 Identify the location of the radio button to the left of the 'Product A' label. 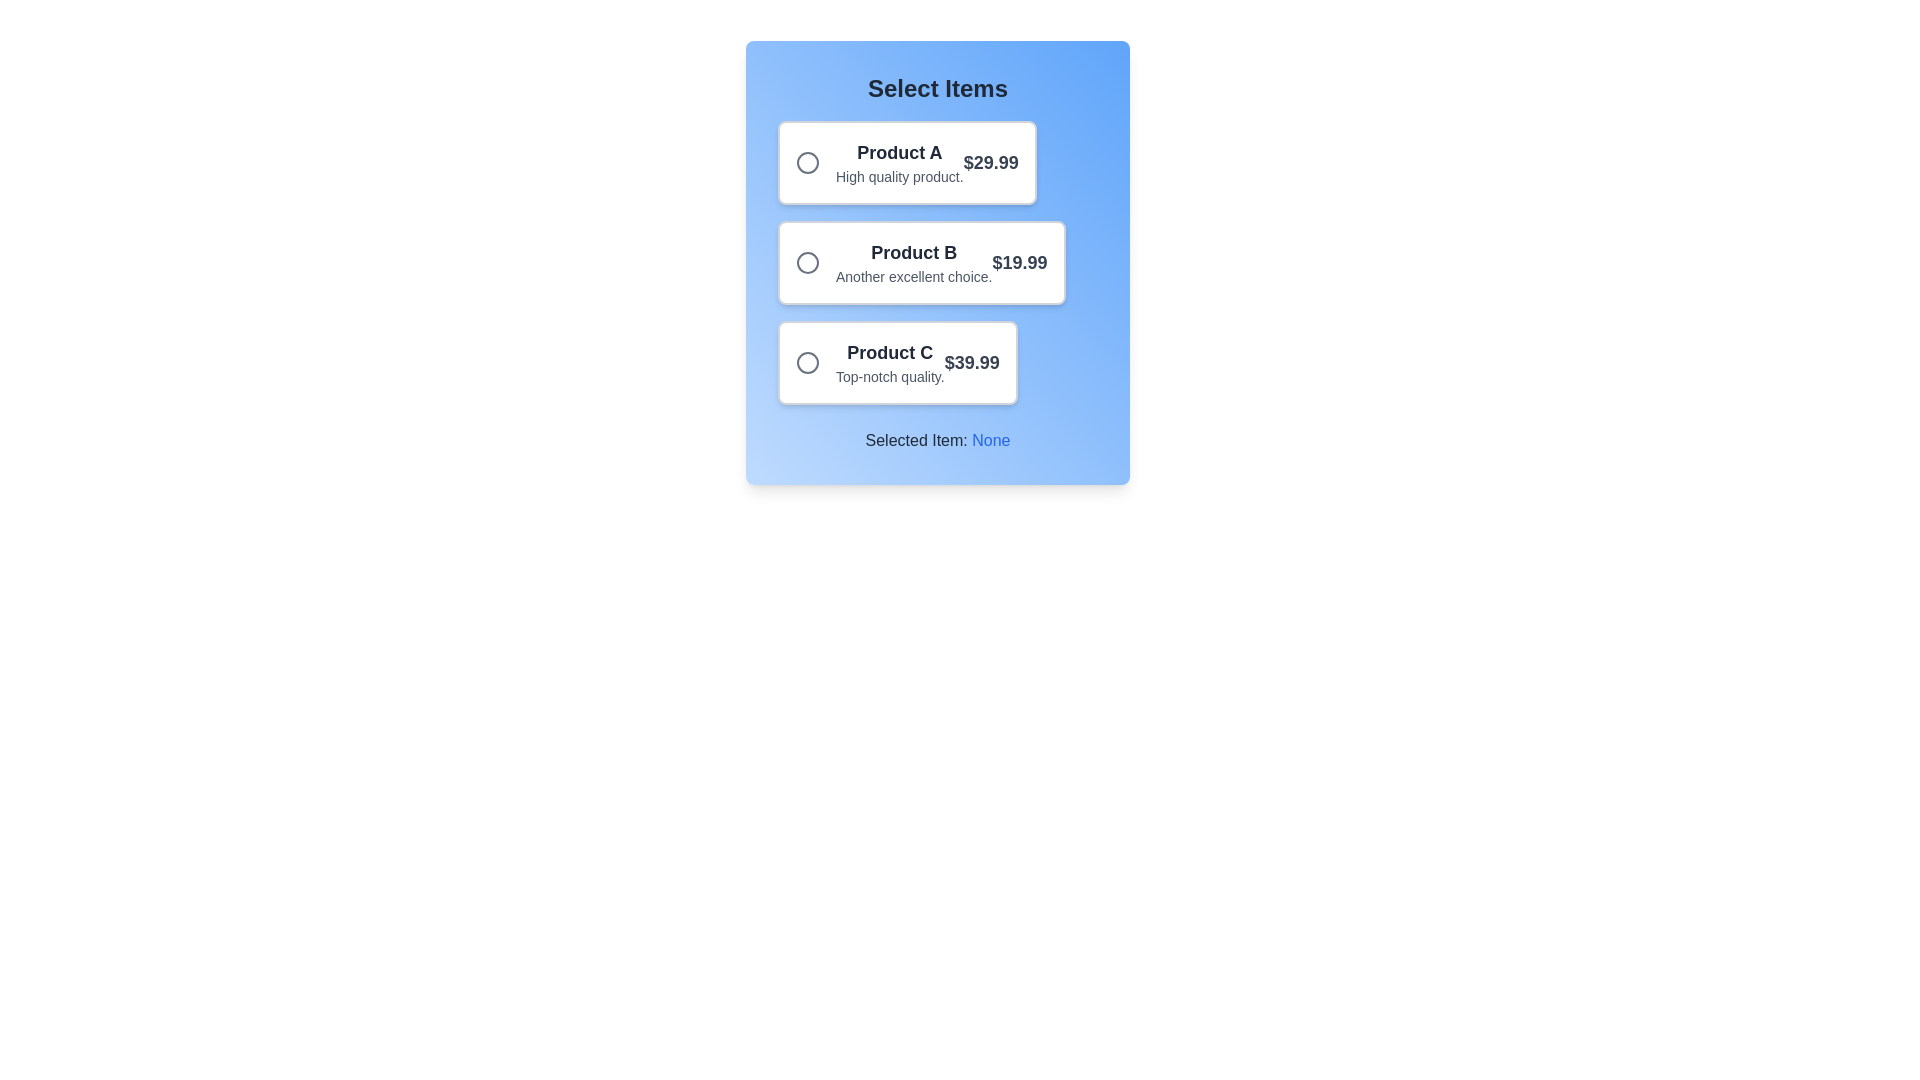
(807, 161).